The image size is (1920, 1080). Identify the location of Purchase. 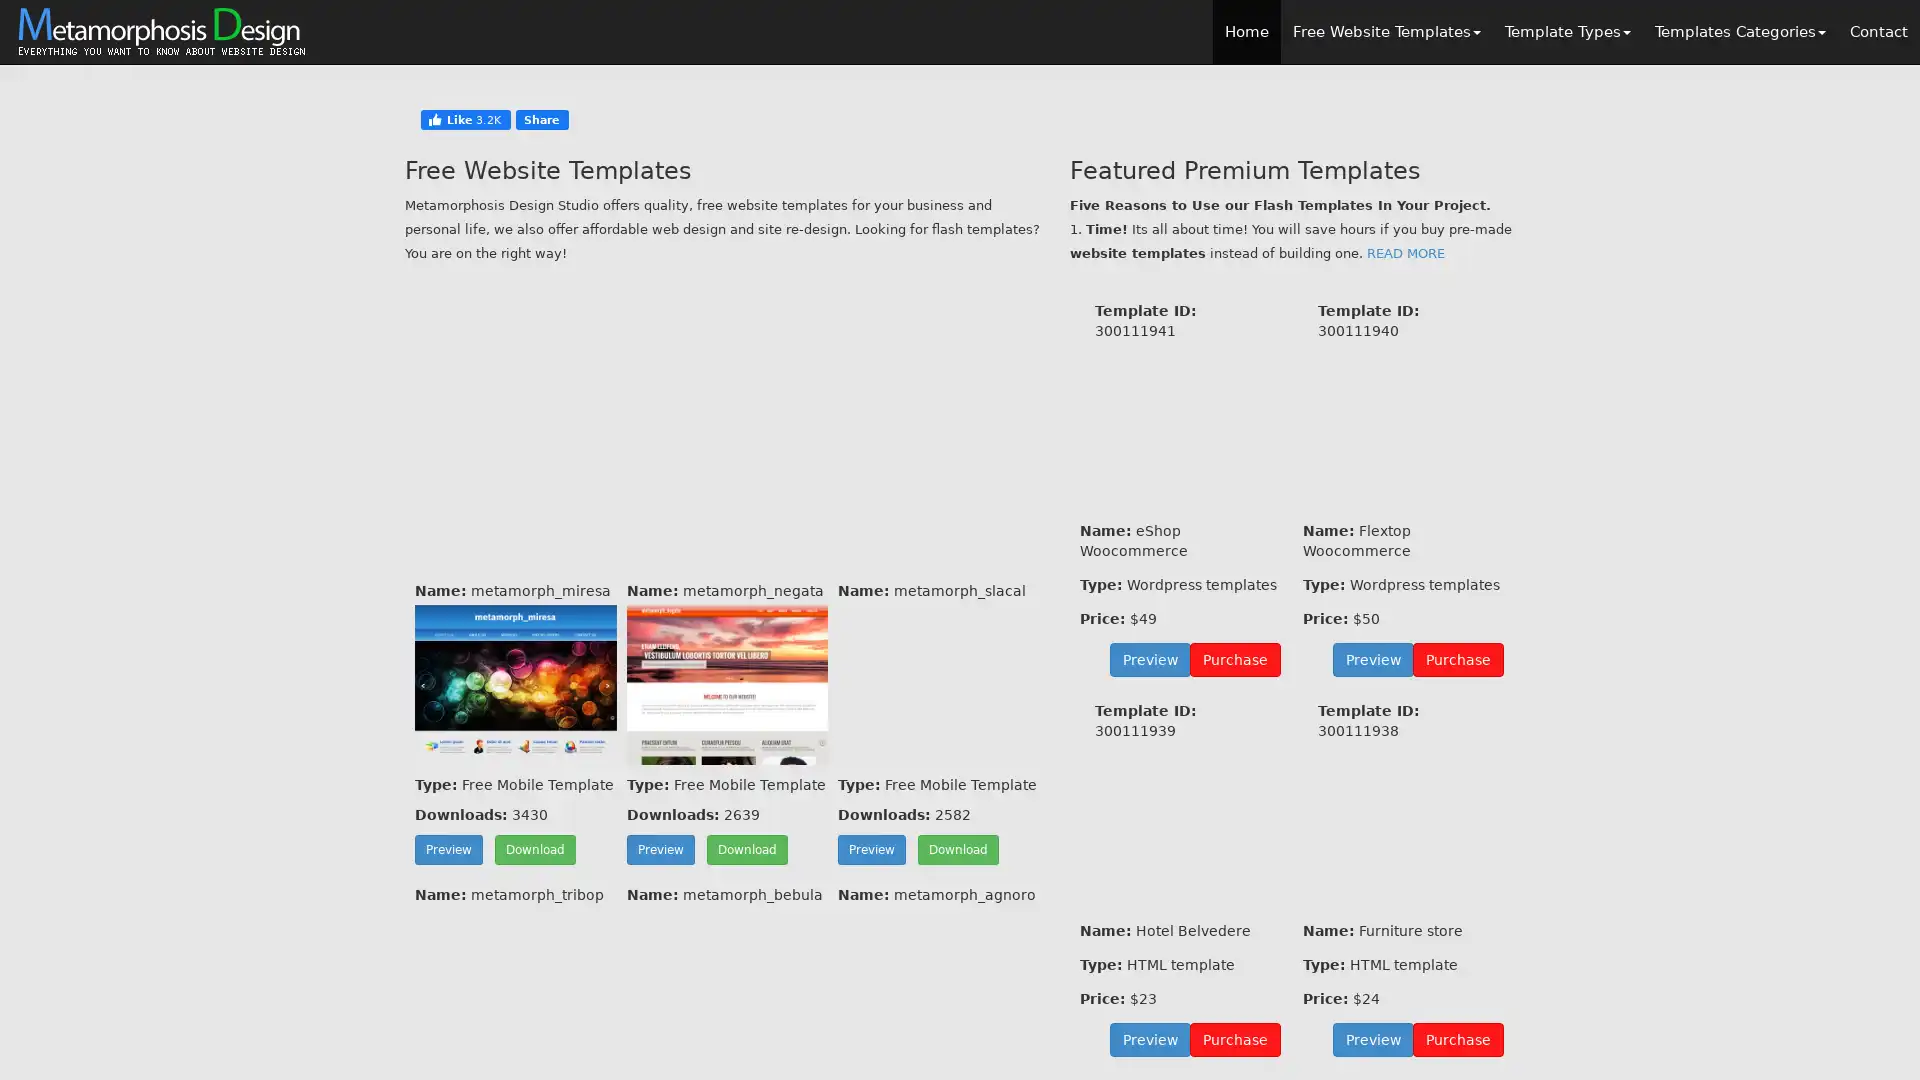
(1234, 1039).